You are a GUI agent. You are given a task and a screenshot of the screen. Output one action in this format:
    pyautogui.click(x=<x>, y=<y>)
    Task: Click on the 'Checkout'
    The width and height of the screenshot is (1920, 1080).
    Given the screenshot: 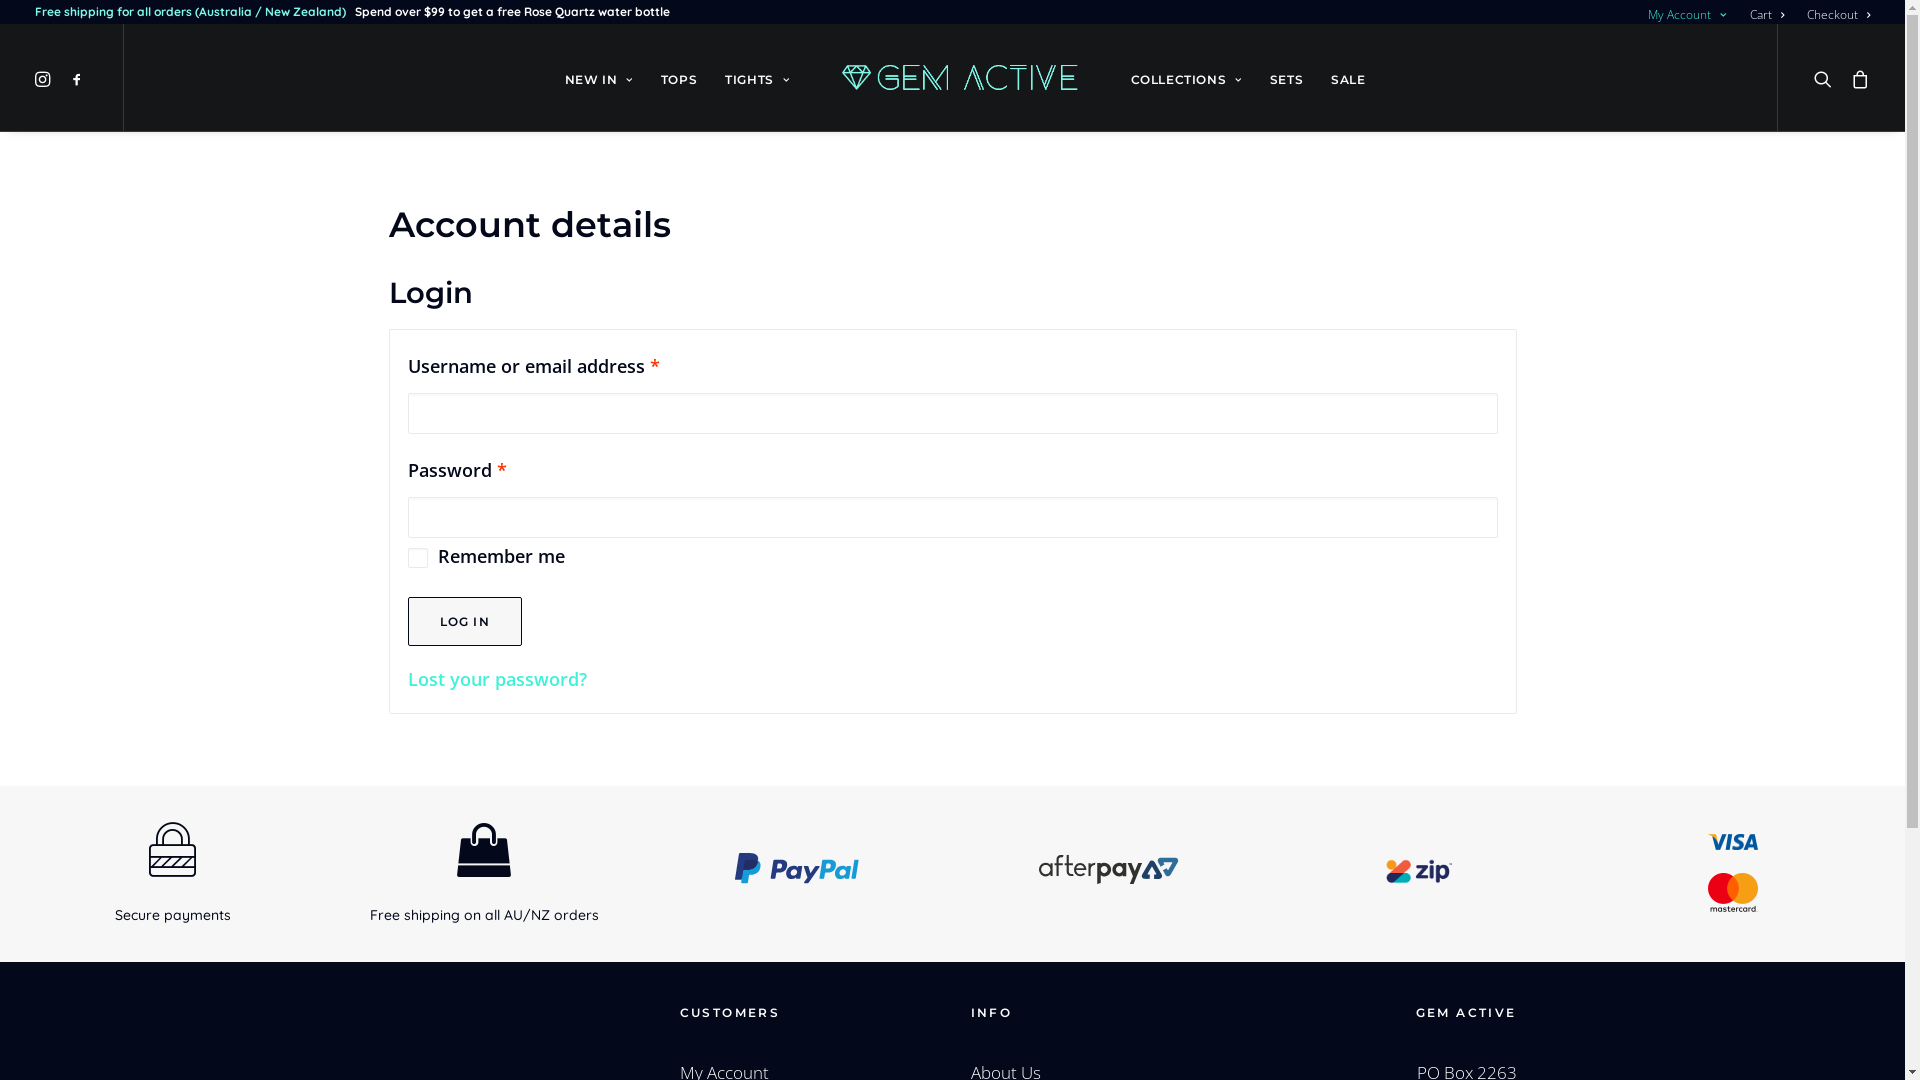 What is the action you would take?
    pyautogui.click(x=1798, y=14)
    